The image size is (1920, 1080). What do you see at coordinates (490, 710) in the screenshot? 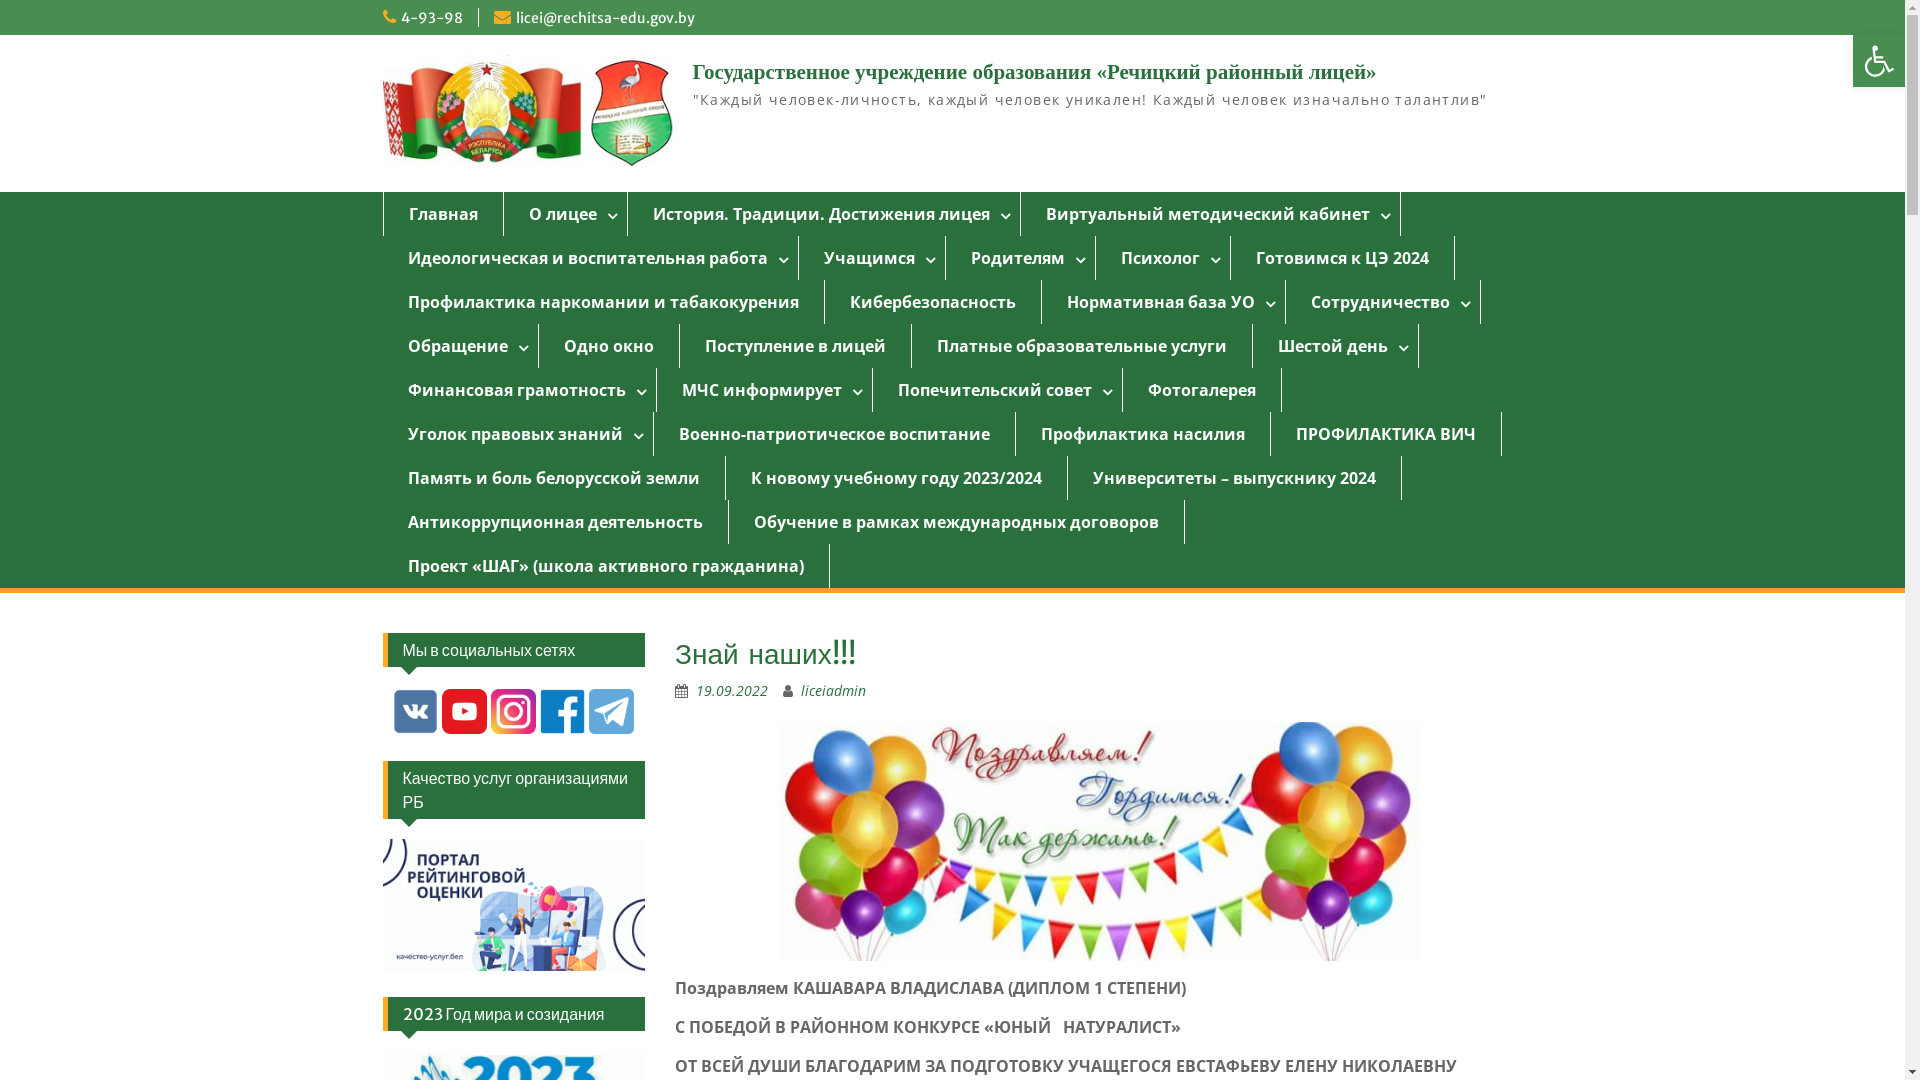
I see `'instagram'` at bounding box center [490, 710].